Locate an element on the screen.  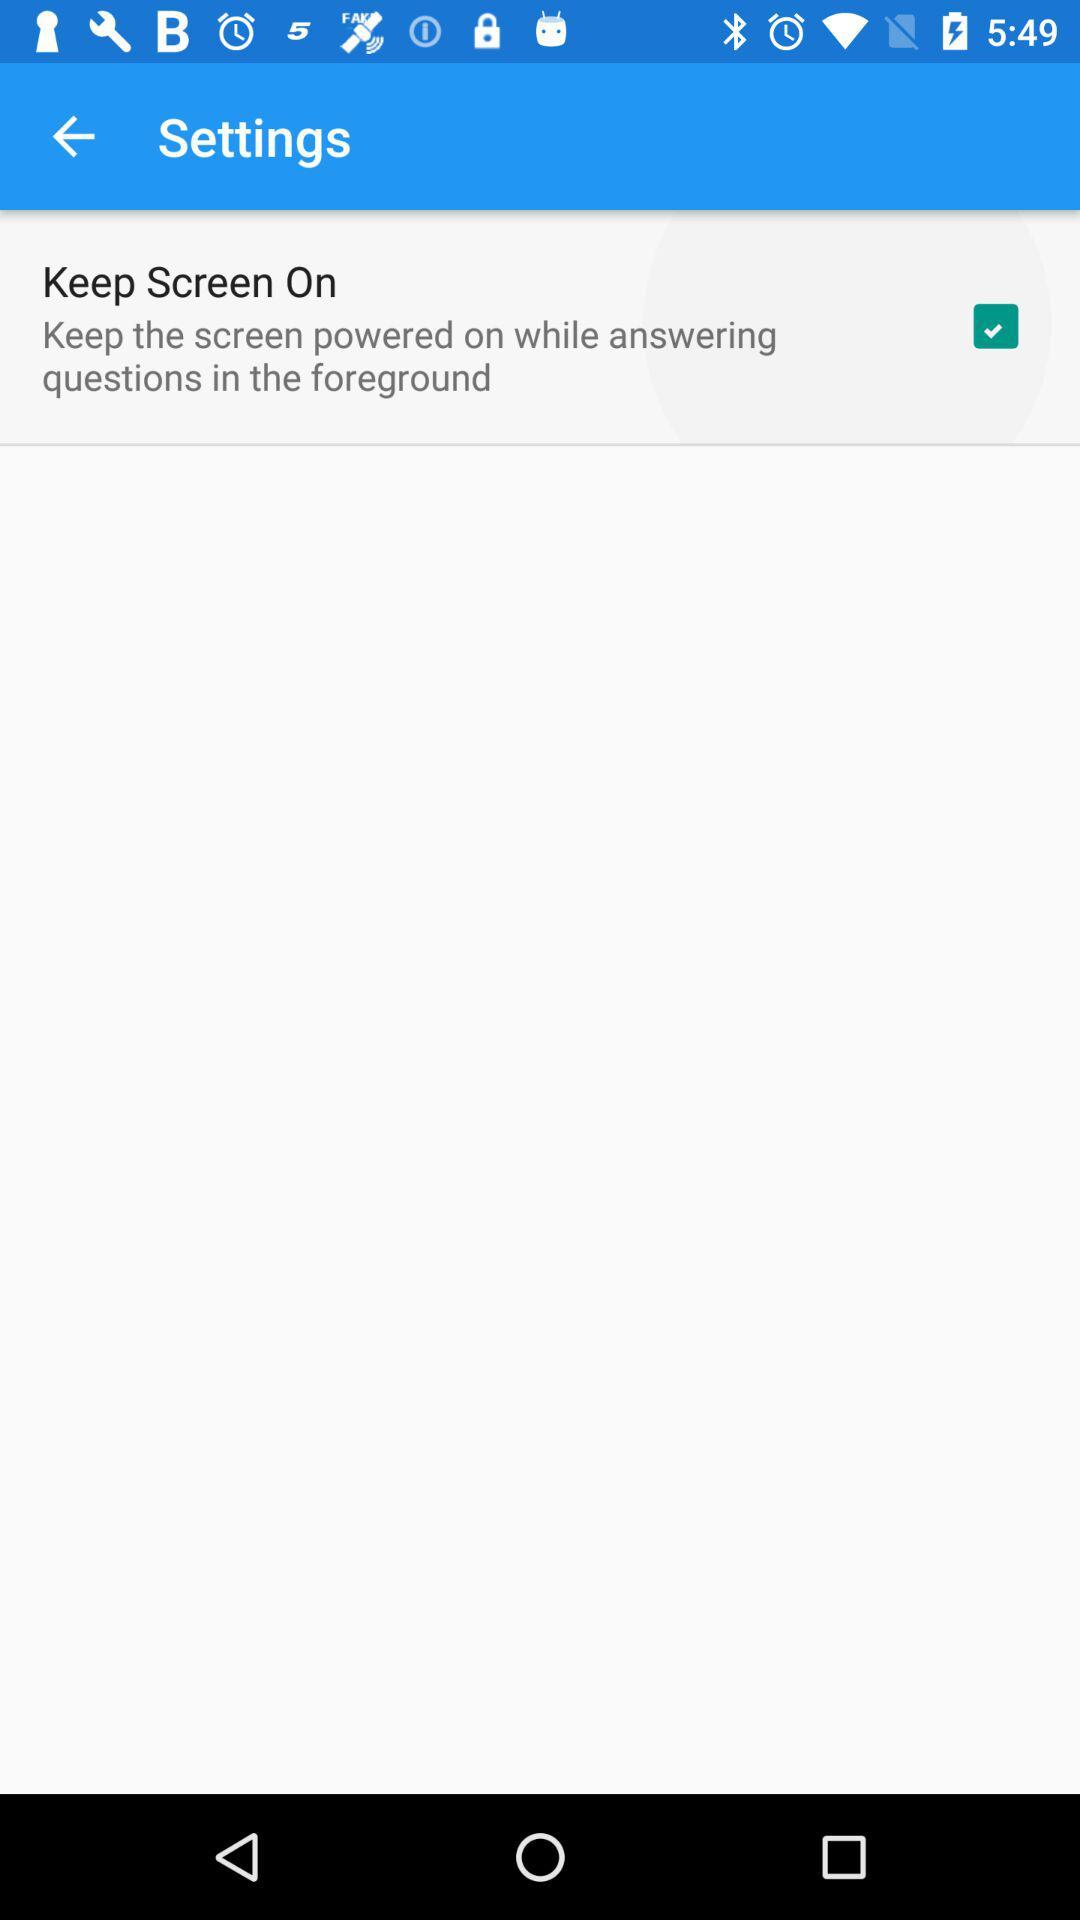
item to the left of settings icon is located at coordinates (72, 135).